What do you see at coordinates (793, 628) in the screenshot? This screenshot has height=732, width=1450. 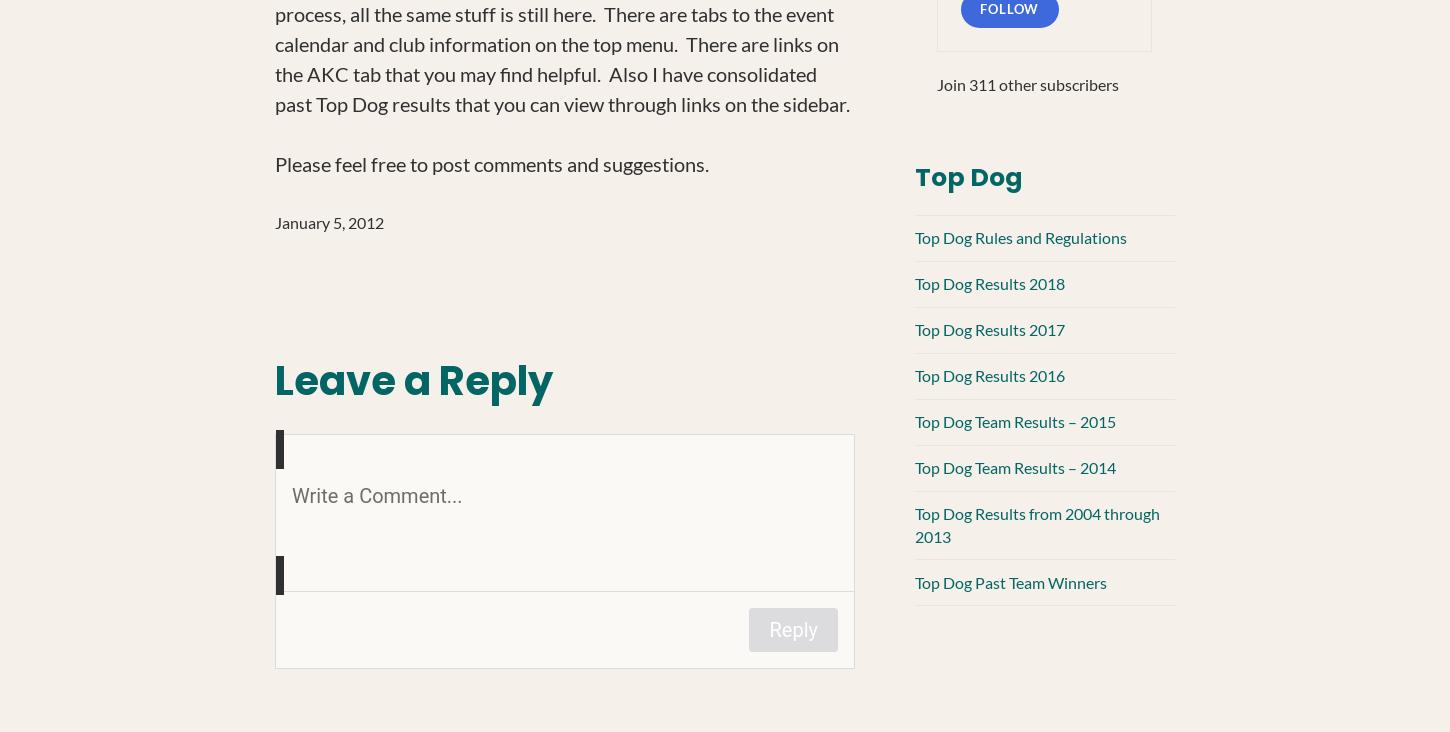 I see `'Reply'` at bounding box center [793, 628].